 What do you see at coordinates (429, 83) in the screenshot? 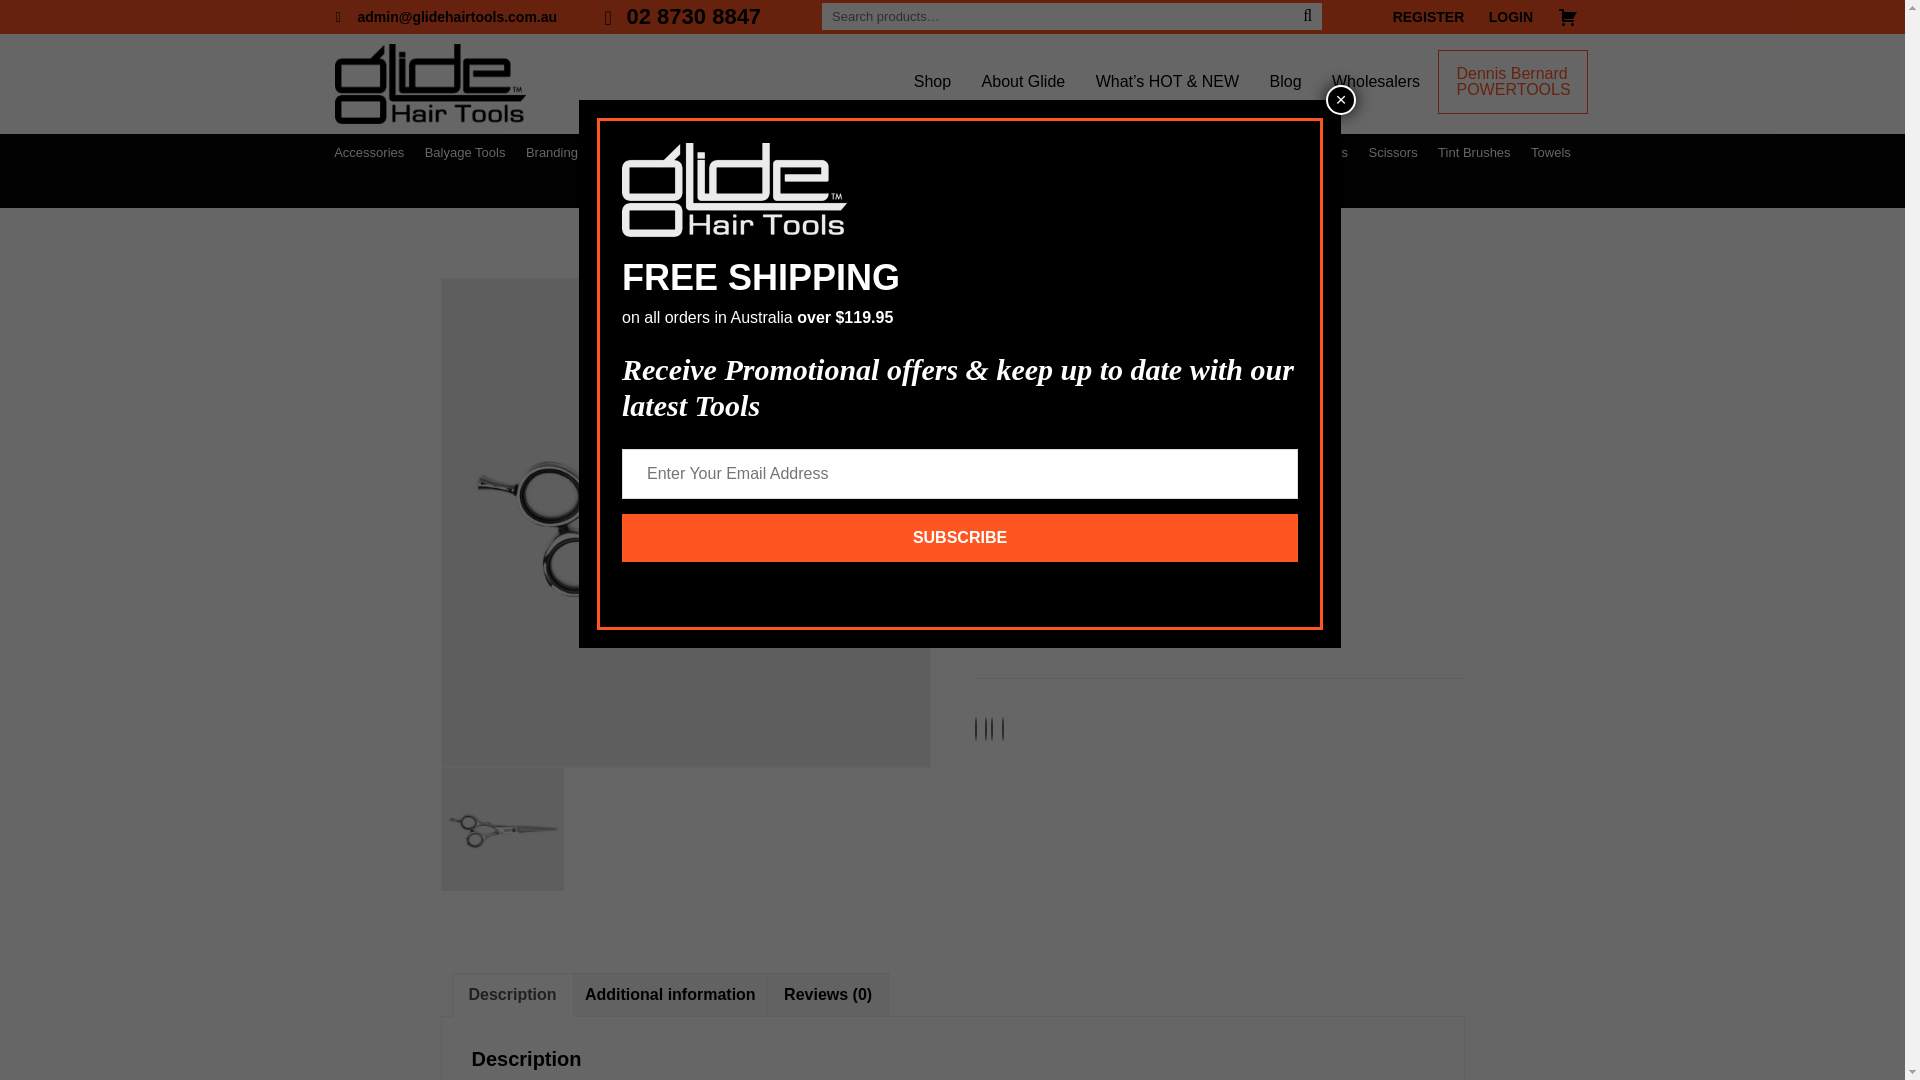
I see `'Glide Hair Tools'` at bounding box center [429, 83].